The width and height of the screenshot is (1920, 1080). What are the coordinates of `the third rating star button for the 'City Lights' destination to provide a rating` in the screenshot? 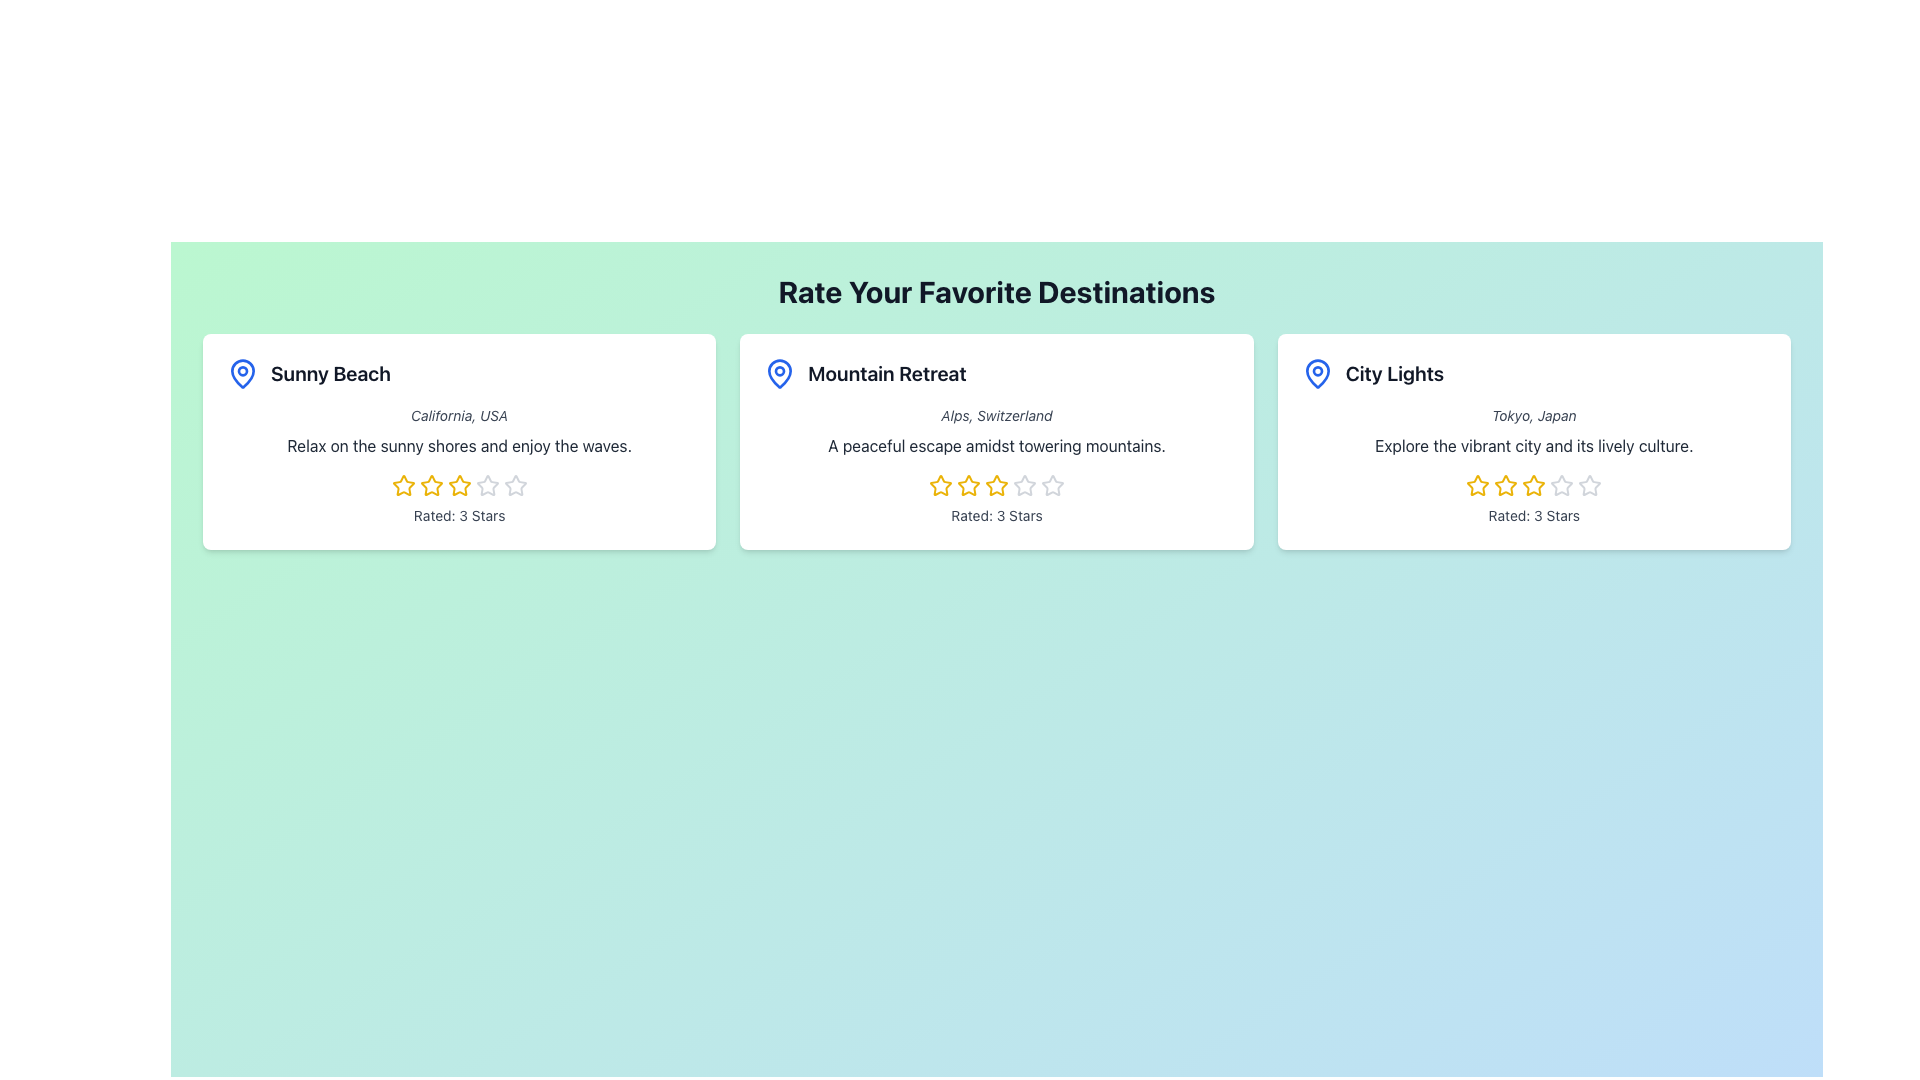 It's located at (1506, 485).